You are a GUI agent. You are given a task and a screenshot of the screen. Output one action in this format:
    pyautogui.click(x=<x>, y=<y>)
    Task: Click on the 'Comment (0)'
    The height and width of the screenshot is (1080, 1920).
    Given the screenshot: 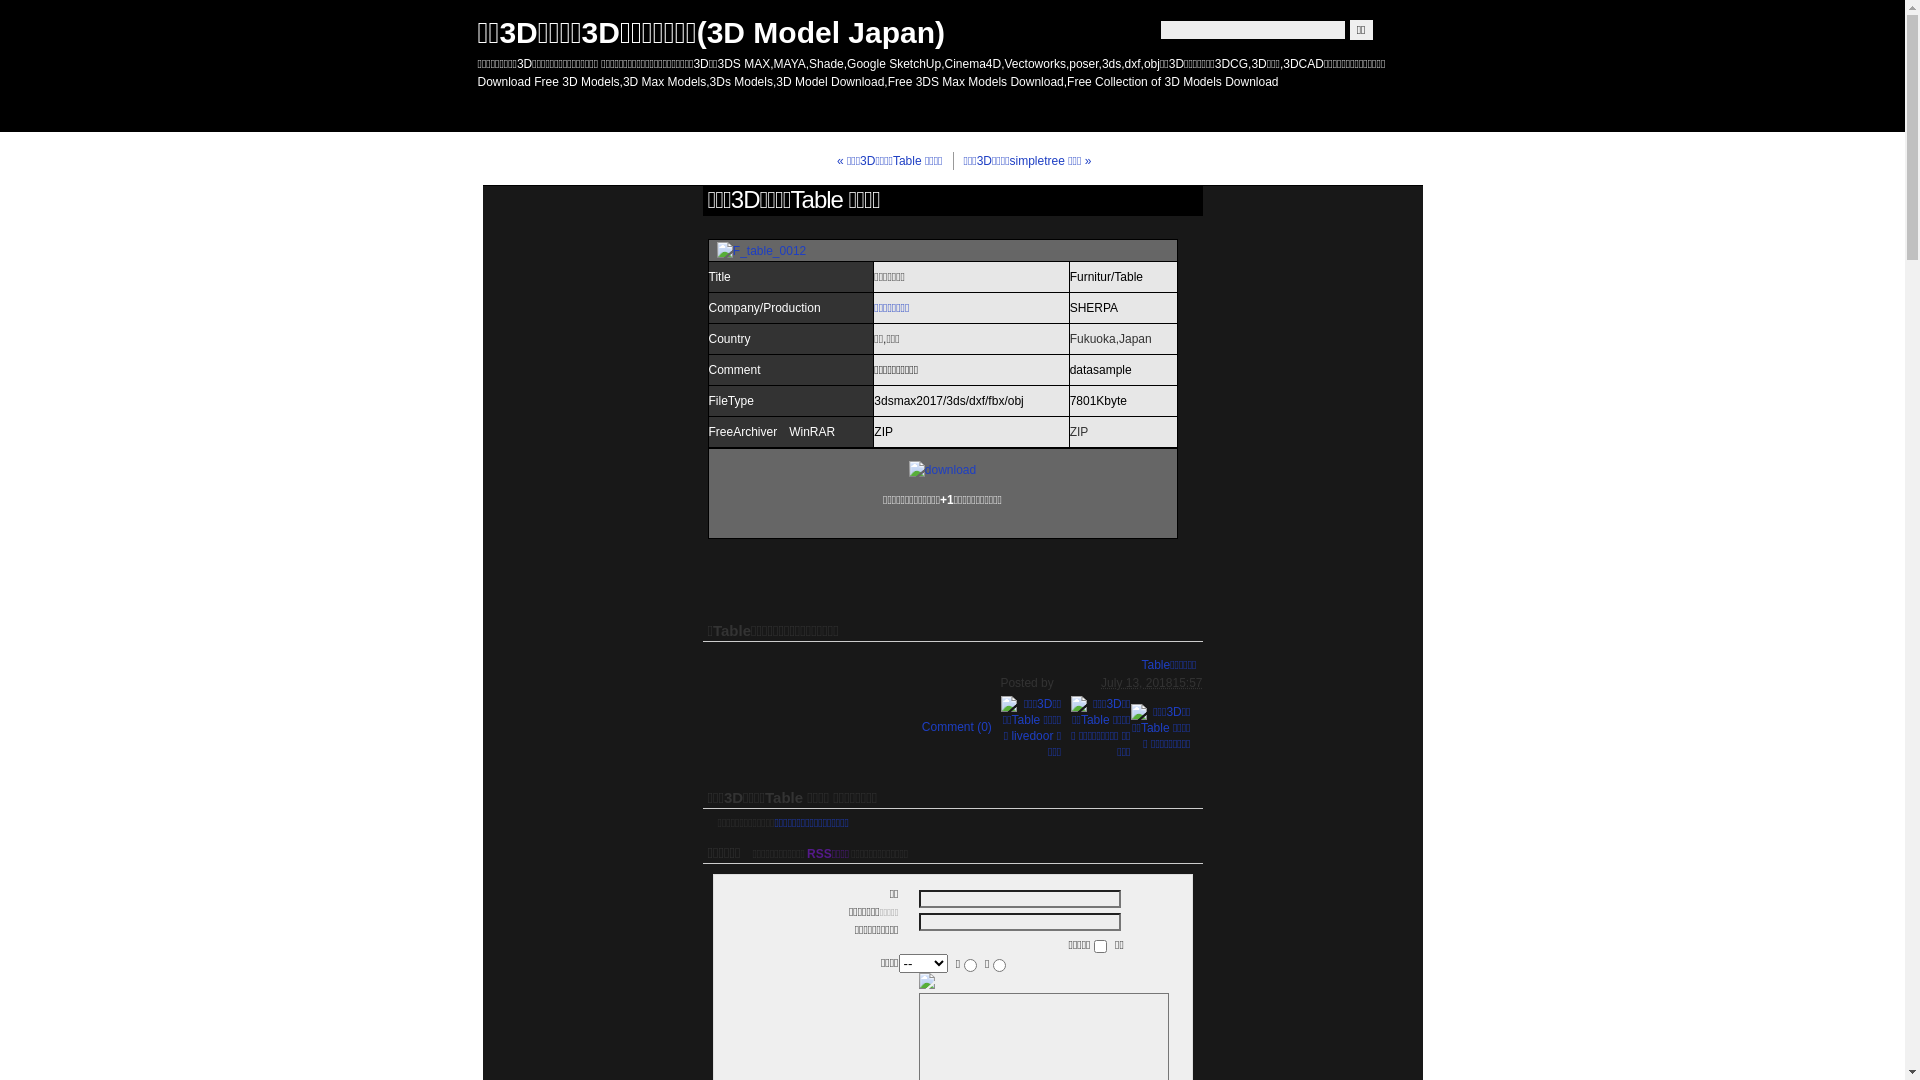 What is the action you would take?
    pyautogui.click(x=945, y=727)
    